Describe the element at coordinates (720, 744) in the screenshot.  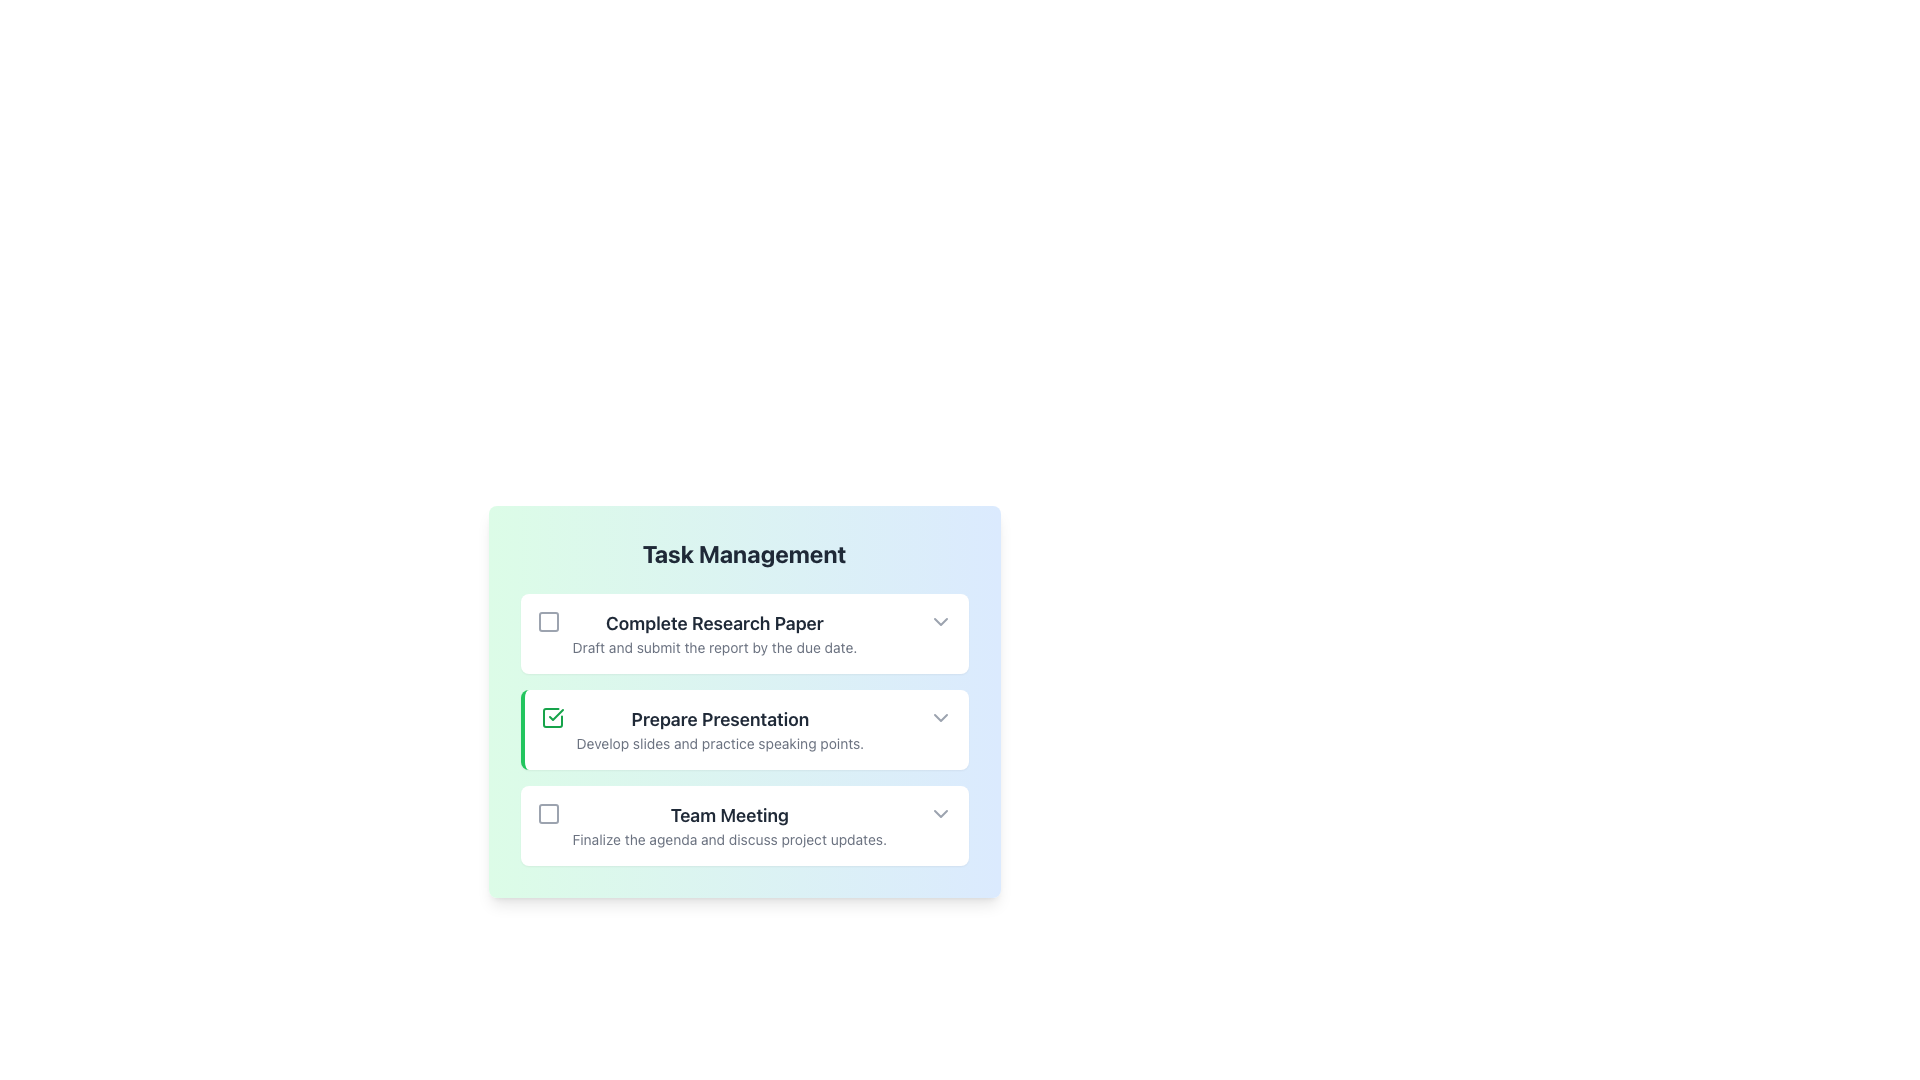
I see `the static text element that provides additional information regarding the task labeled 'Prepare Presentation'` at that location.